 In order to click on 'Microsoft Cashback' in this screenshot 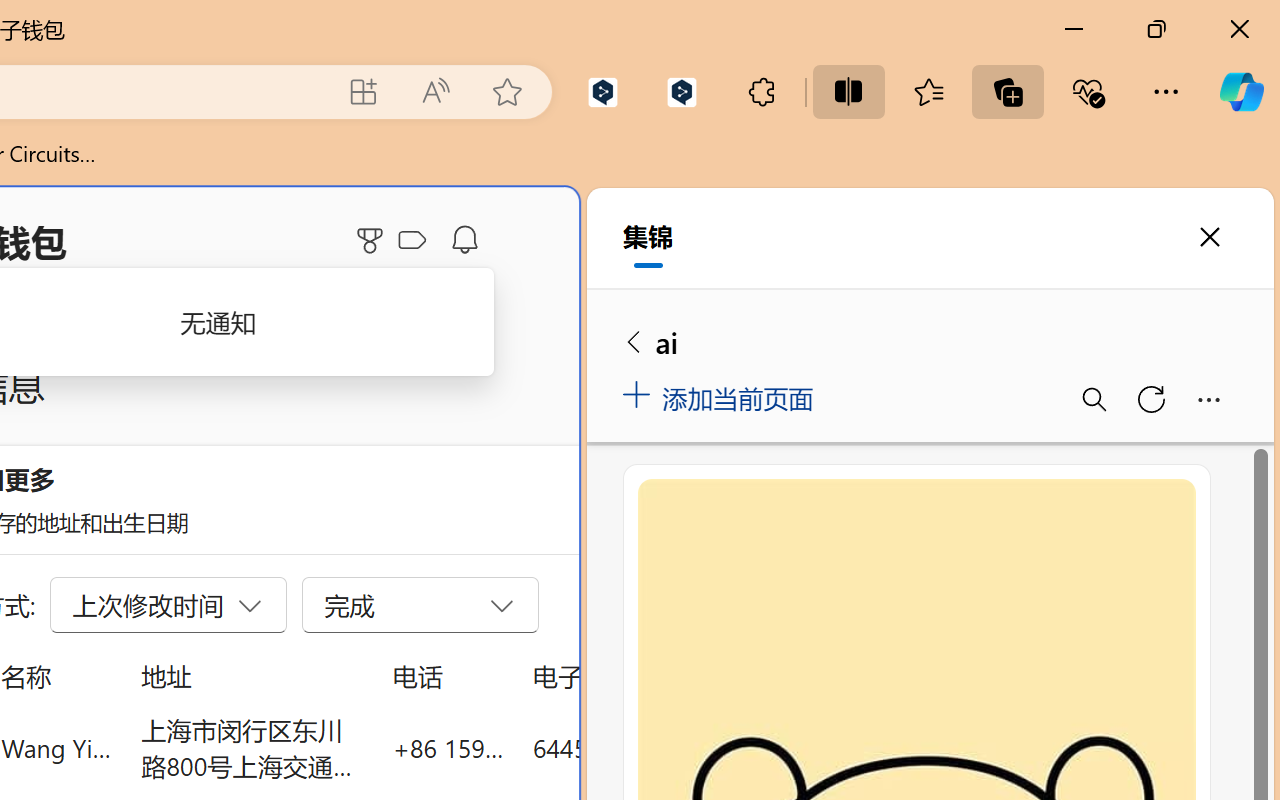, I will do `click(415, 240)`.